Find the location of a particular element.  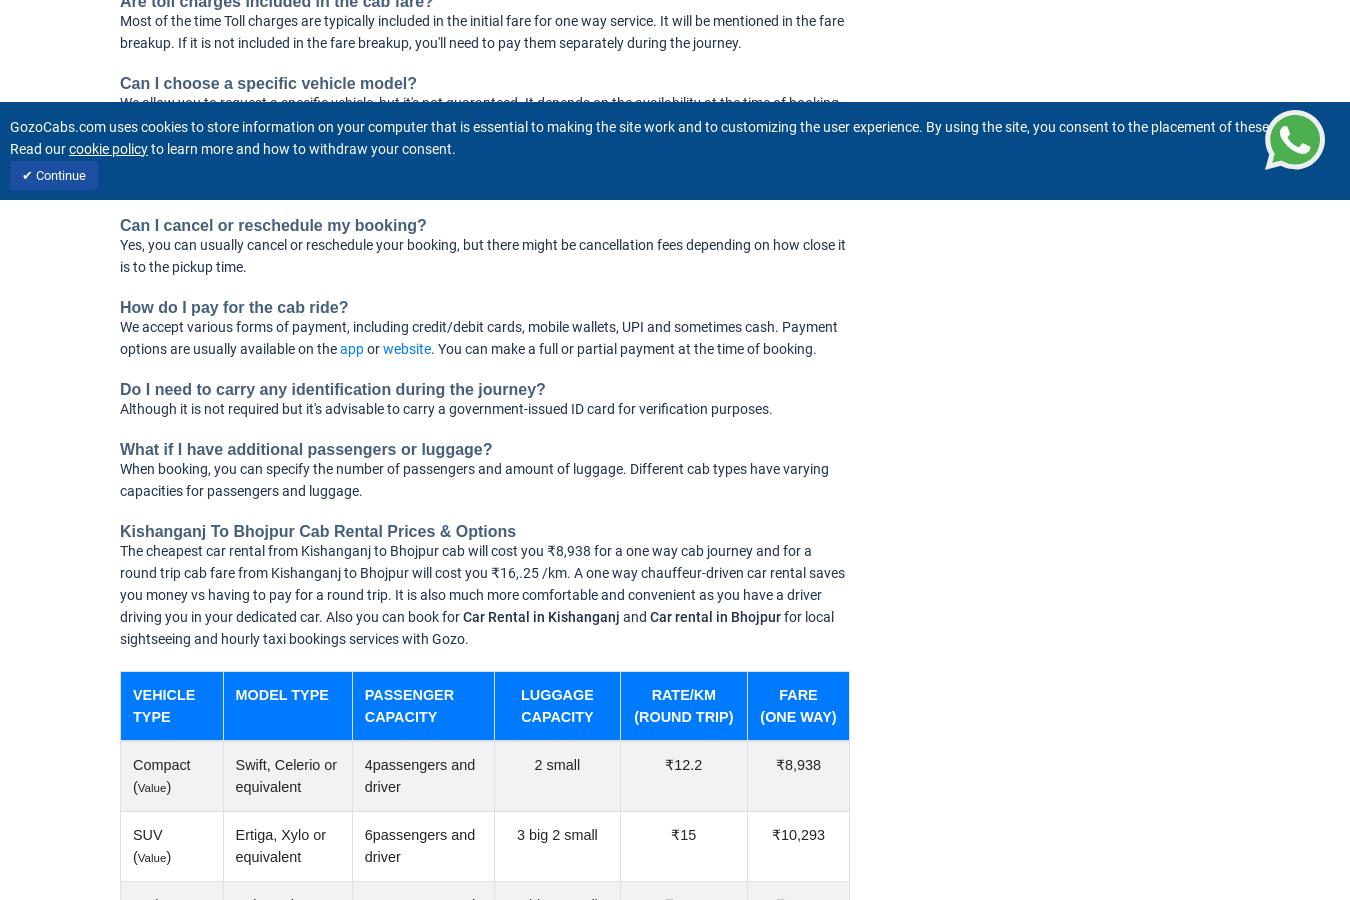

'We allow you to request a specific vehicle, but it's not guaranteed. It depends on the availability at the time of booking. For any specific request you call our' is located at coordinates (480, 114).